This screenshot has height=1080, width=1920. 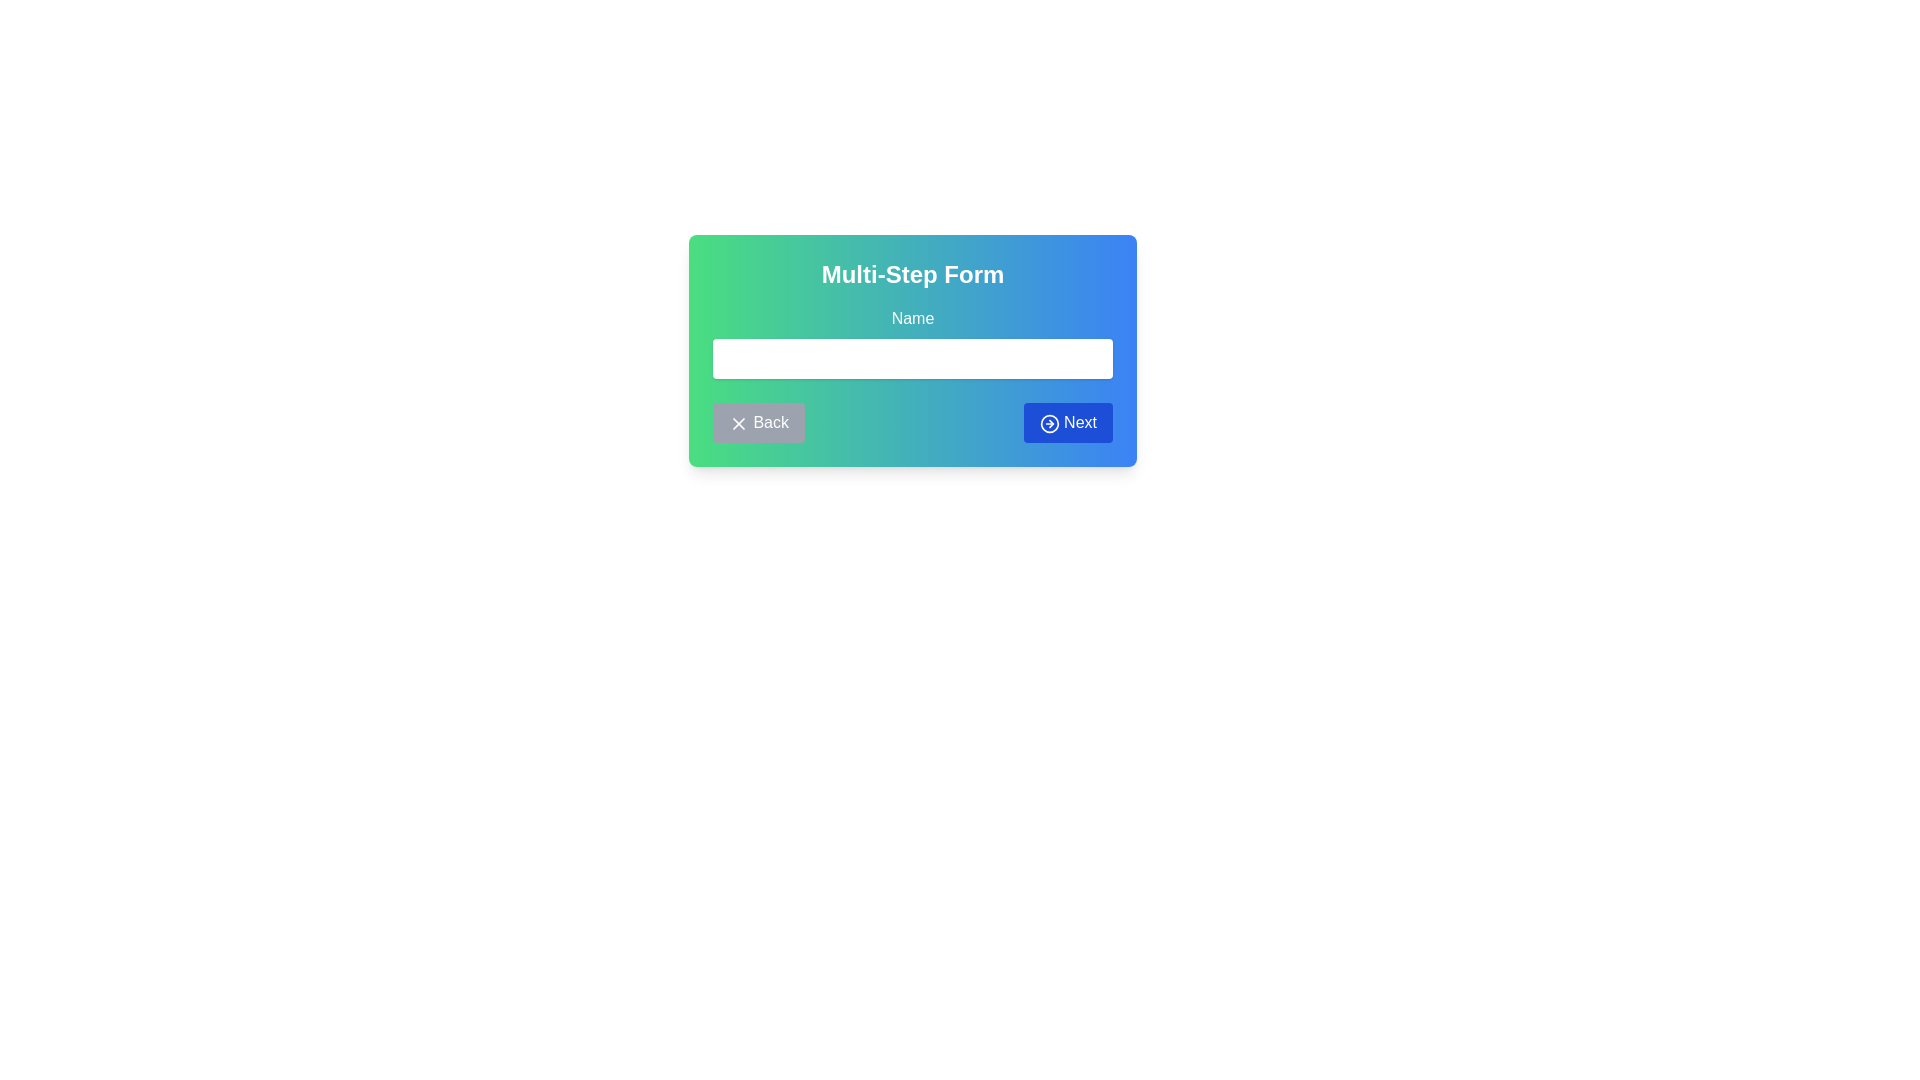 I want to click on the 'Next' button located on the right side of the horizontal button arrangement at the bottom of the form to proceed to the next step, so click(x=1067, y=422).